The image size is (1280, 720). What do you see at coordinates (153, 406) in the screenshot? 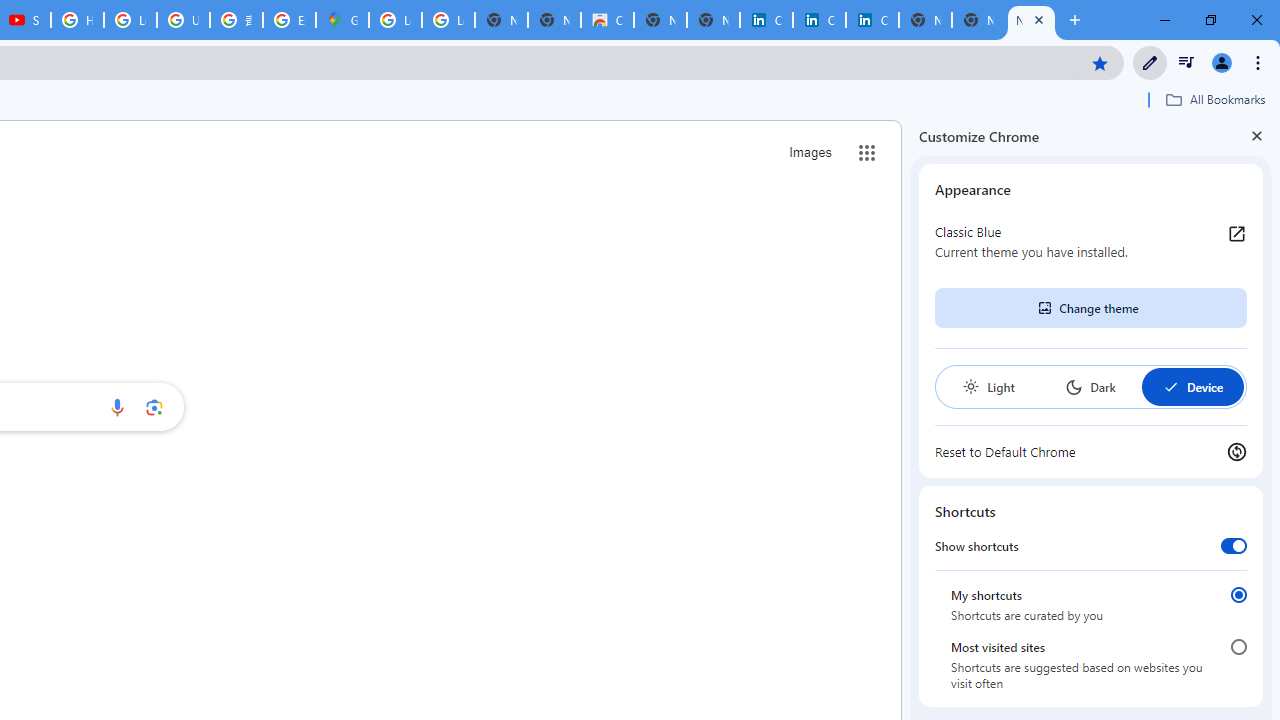
I see `'Search by image'` at bounding box center [153, 406].